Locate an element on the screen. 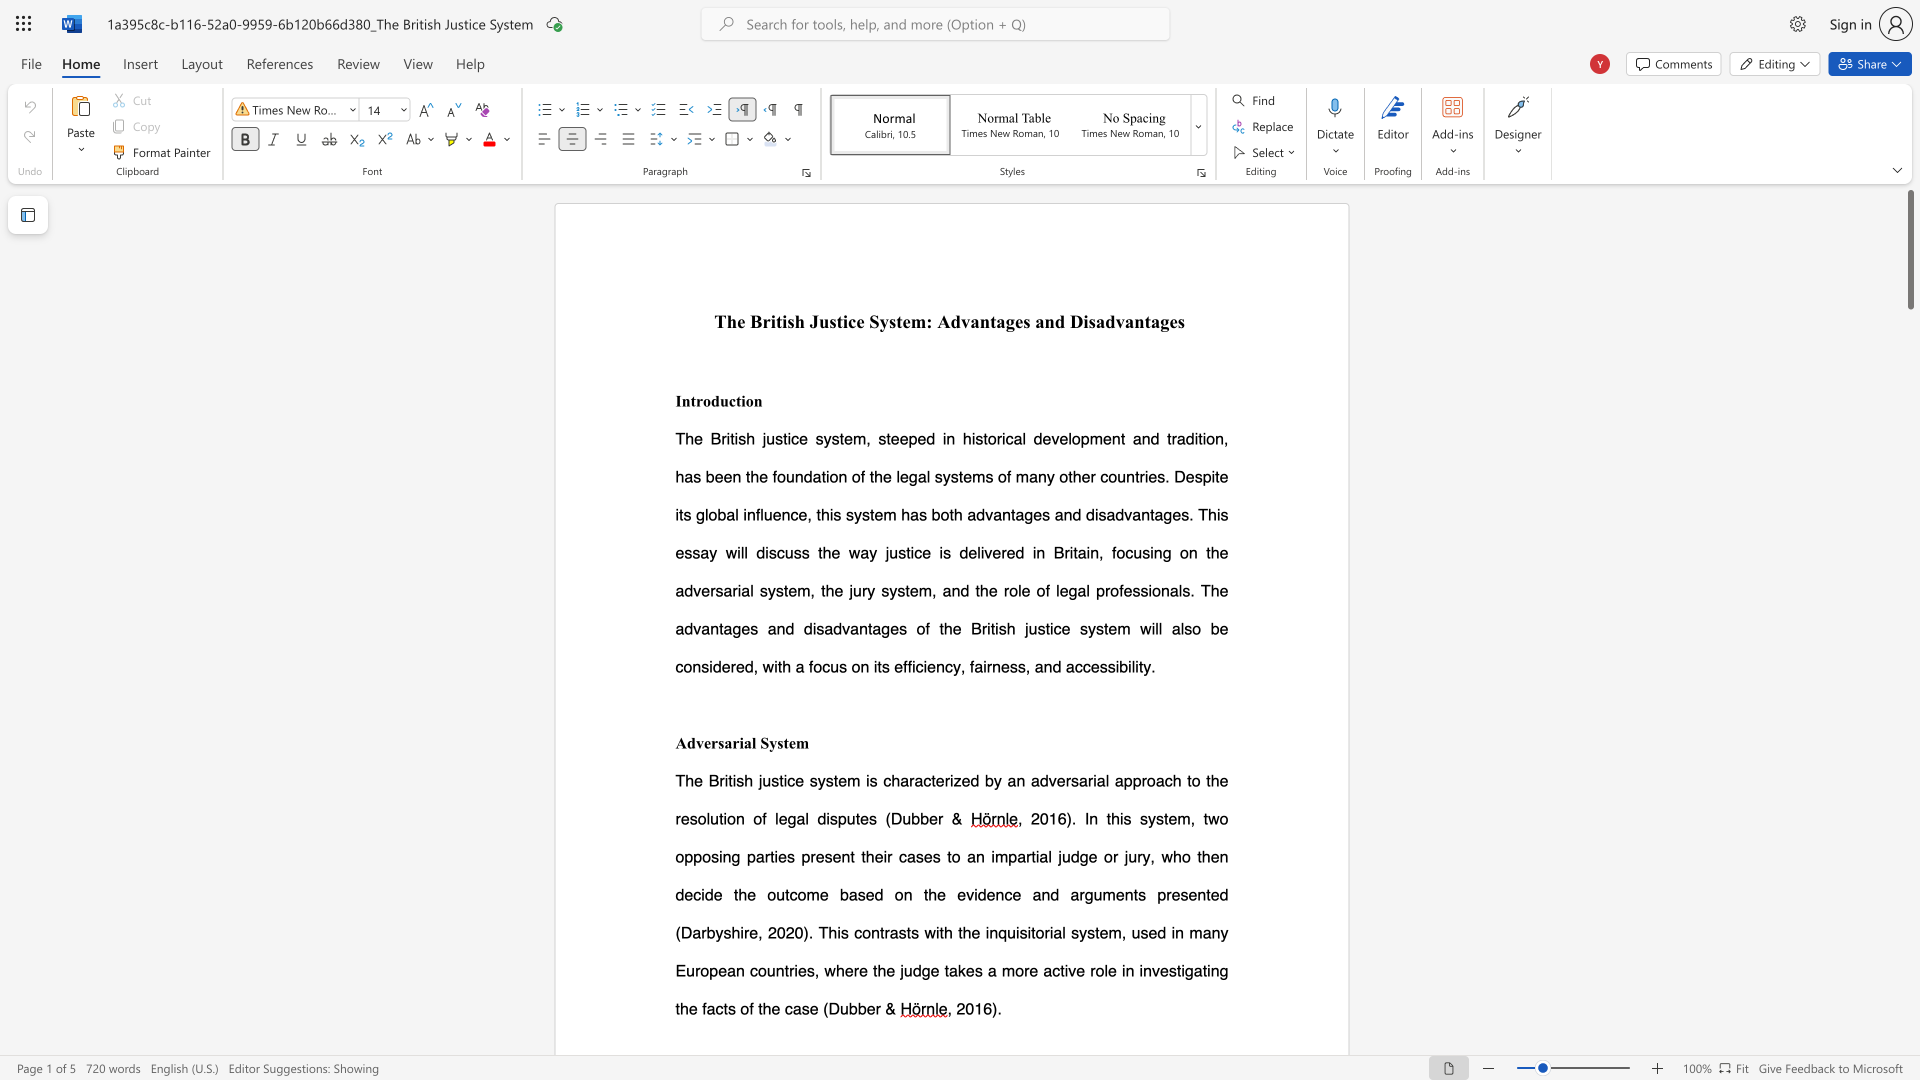 Image resolution: width=1920 pixels, height=1080 pixels. the 2th character "t" in the text is located at coordinates (737, 401).